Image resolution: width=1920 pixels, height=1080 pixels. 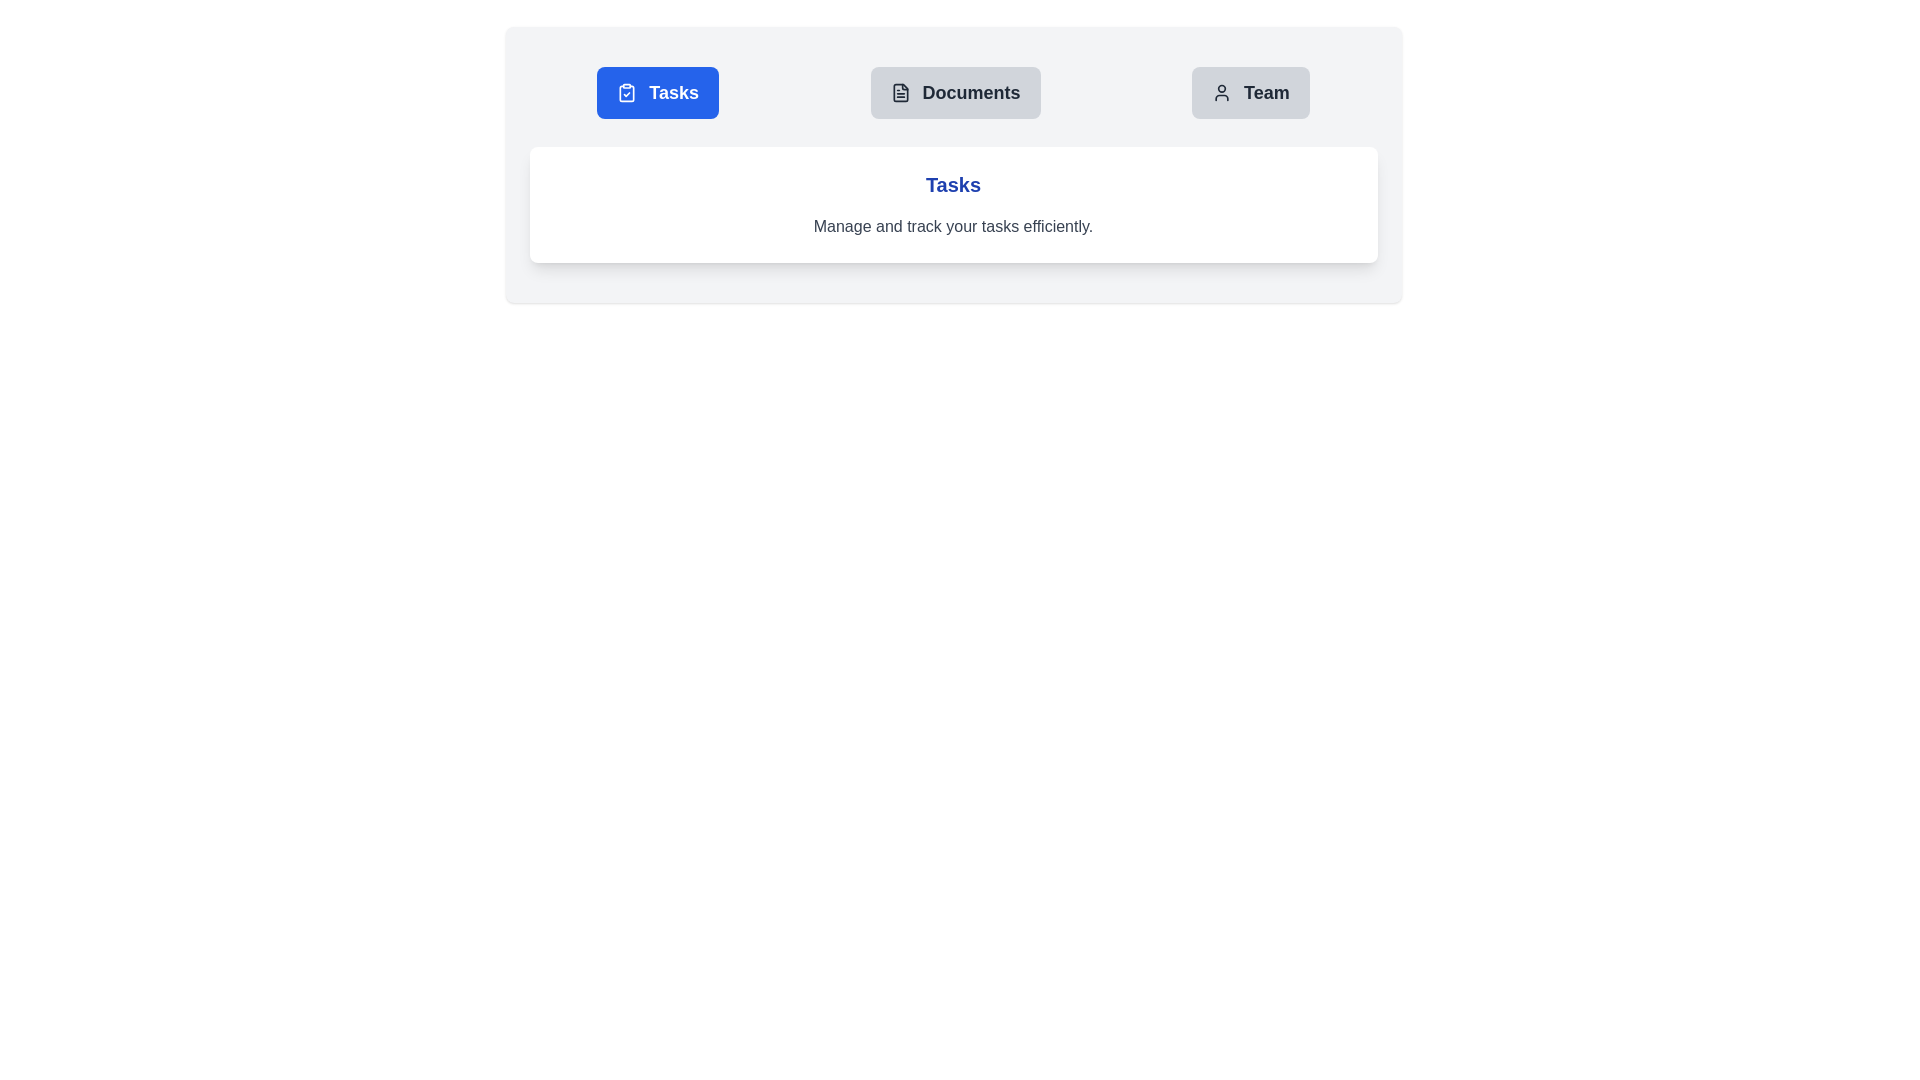 I want to click on the tab labeled Documents to display its associated content, so click(x=954, y=92).